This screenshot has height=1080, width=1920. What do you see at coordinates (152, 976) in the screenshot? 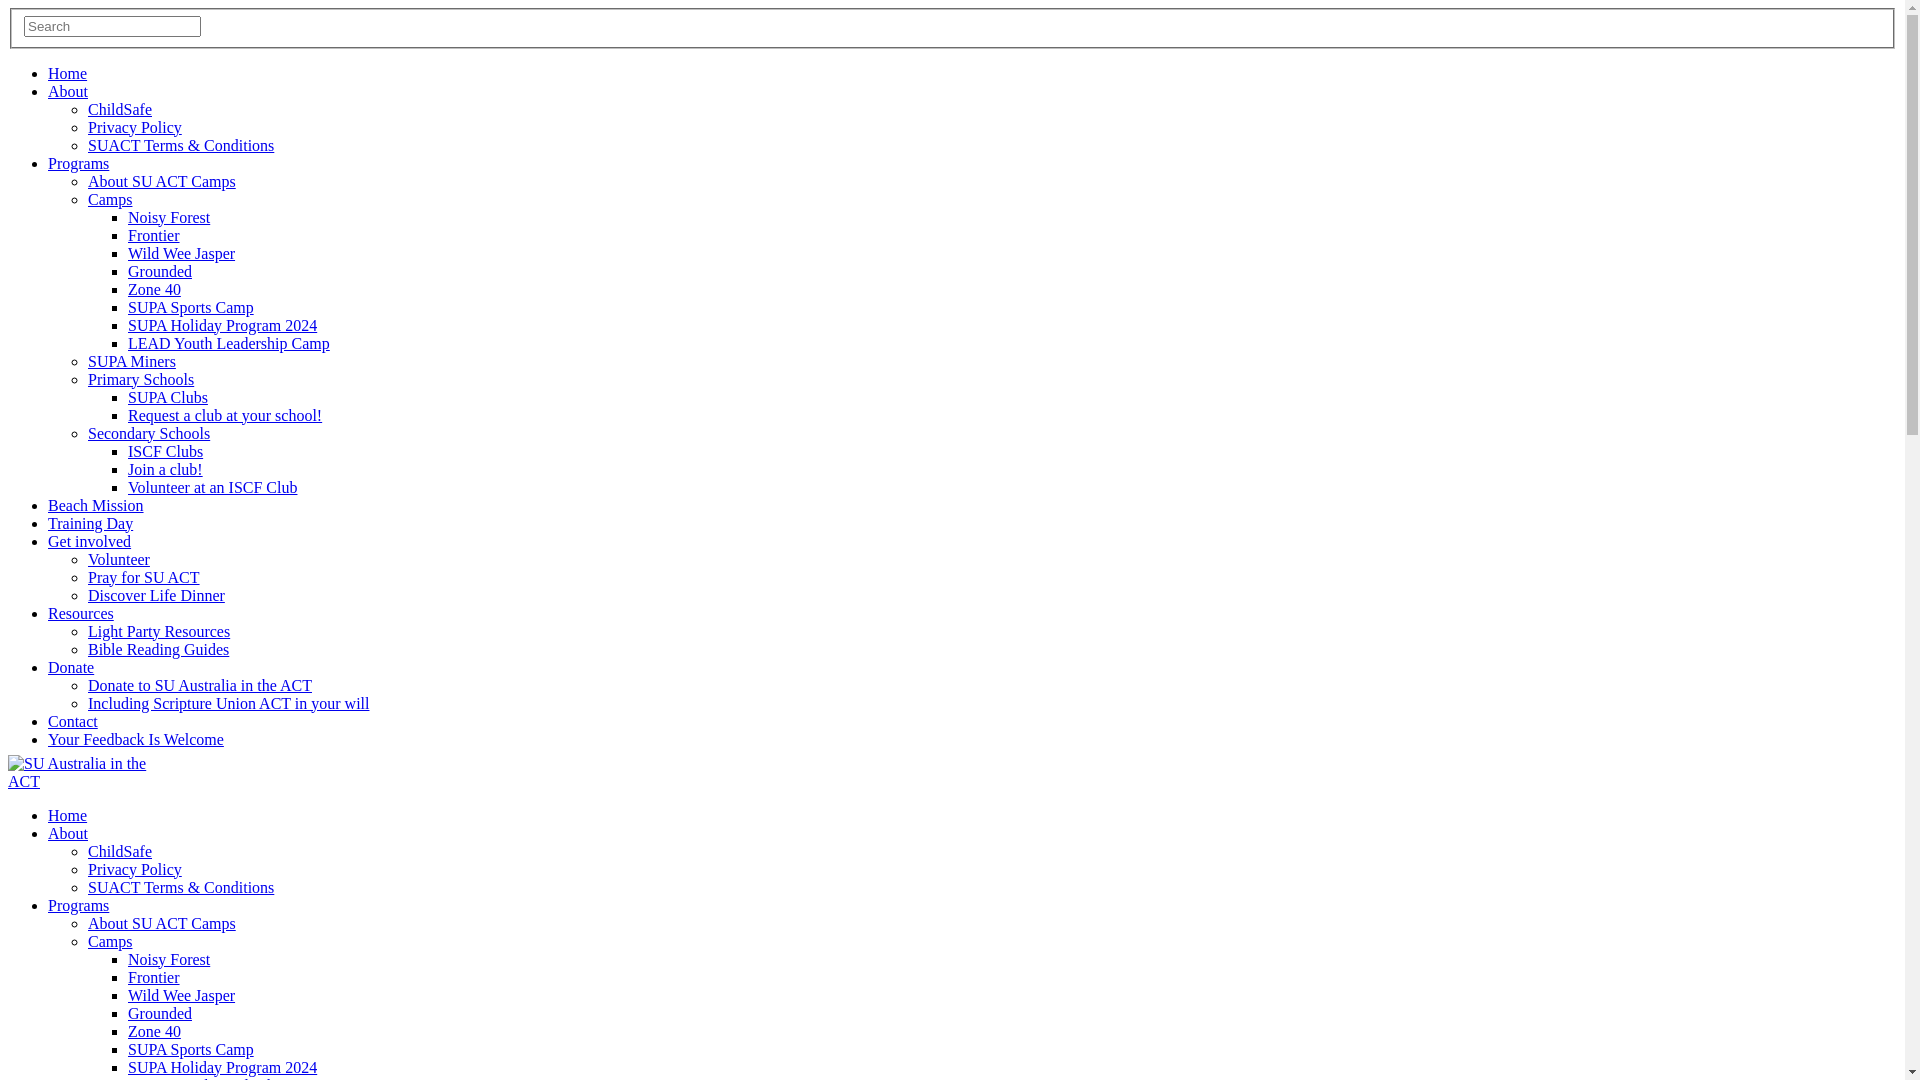
I see `'Frontier'` at bounding box center [152, 976].